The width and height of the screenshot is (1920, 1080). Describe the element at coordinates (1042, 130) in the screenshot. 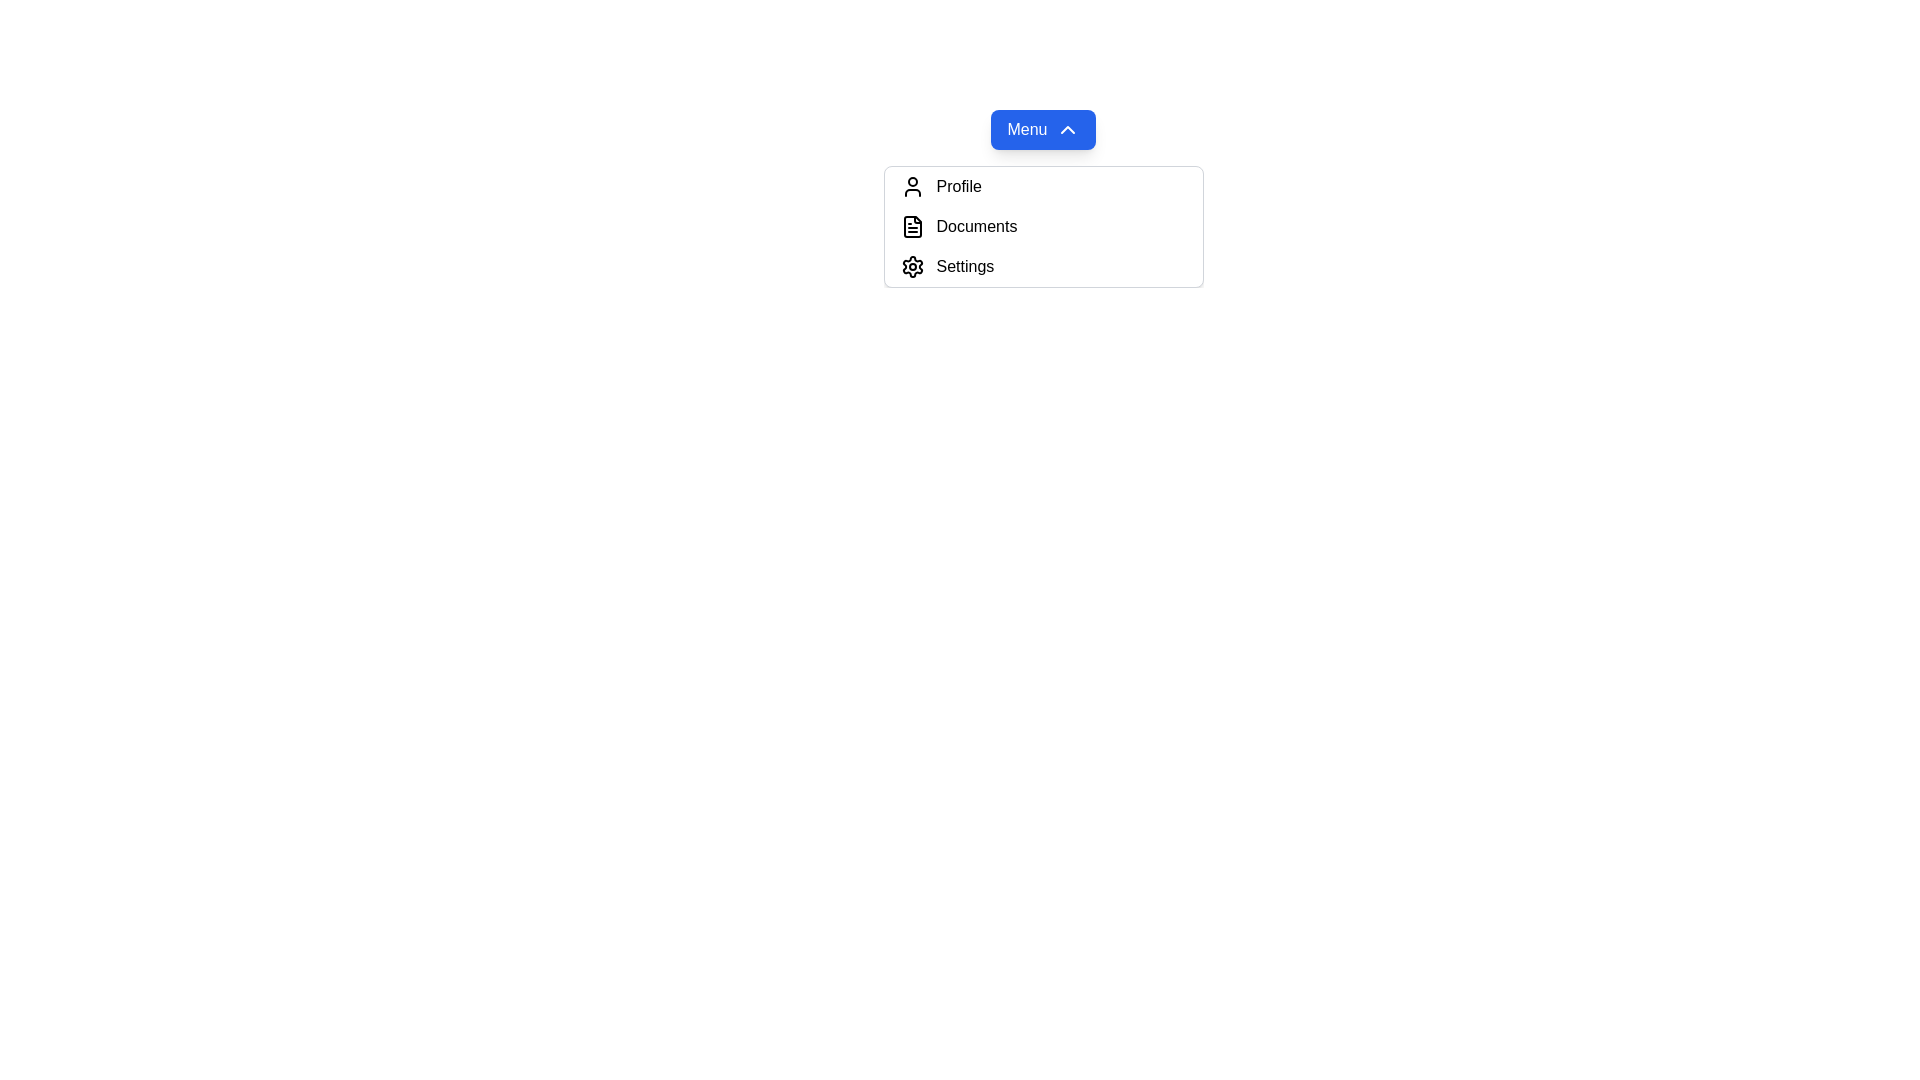

I see `the toggle button` at that location.